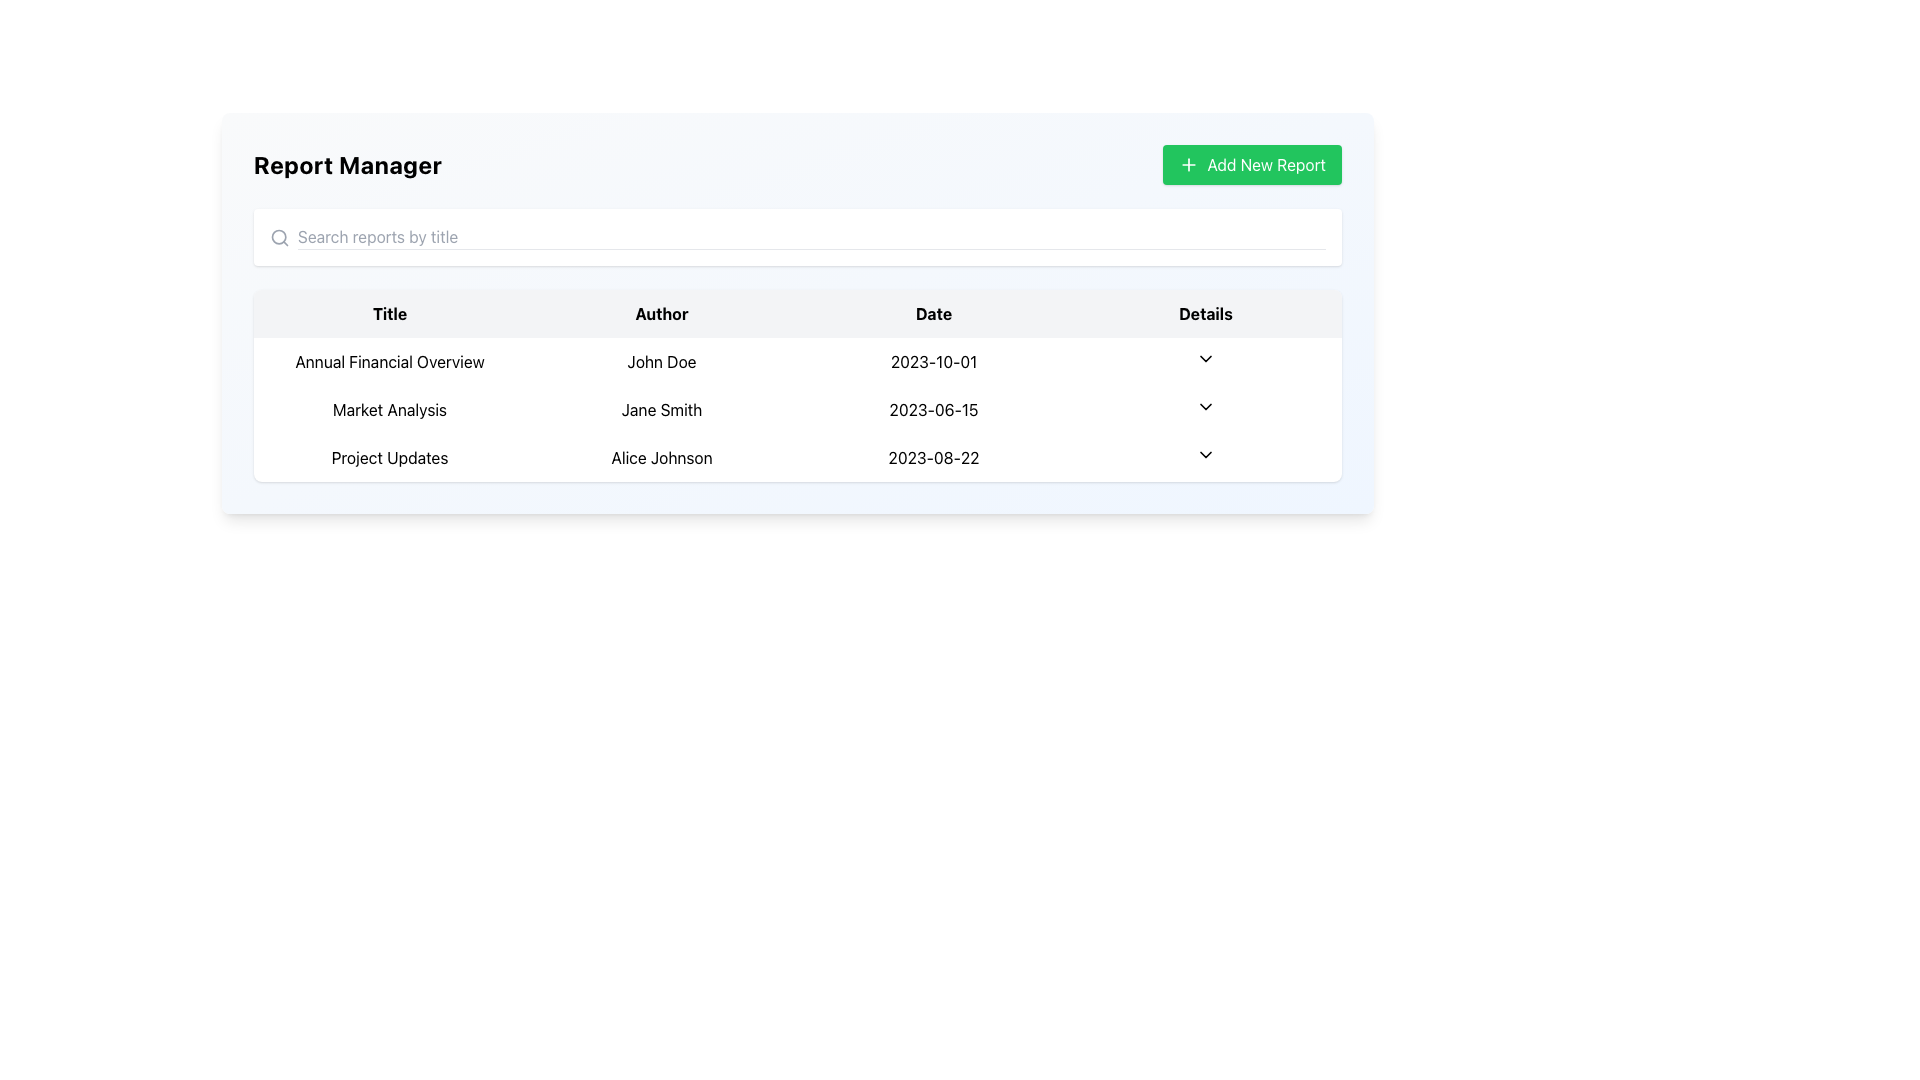  What do you see at coordinates (796, 362) in the screenshot?
I see `the first row in the 'Report Manager' table` at bounding box center [796, 362].